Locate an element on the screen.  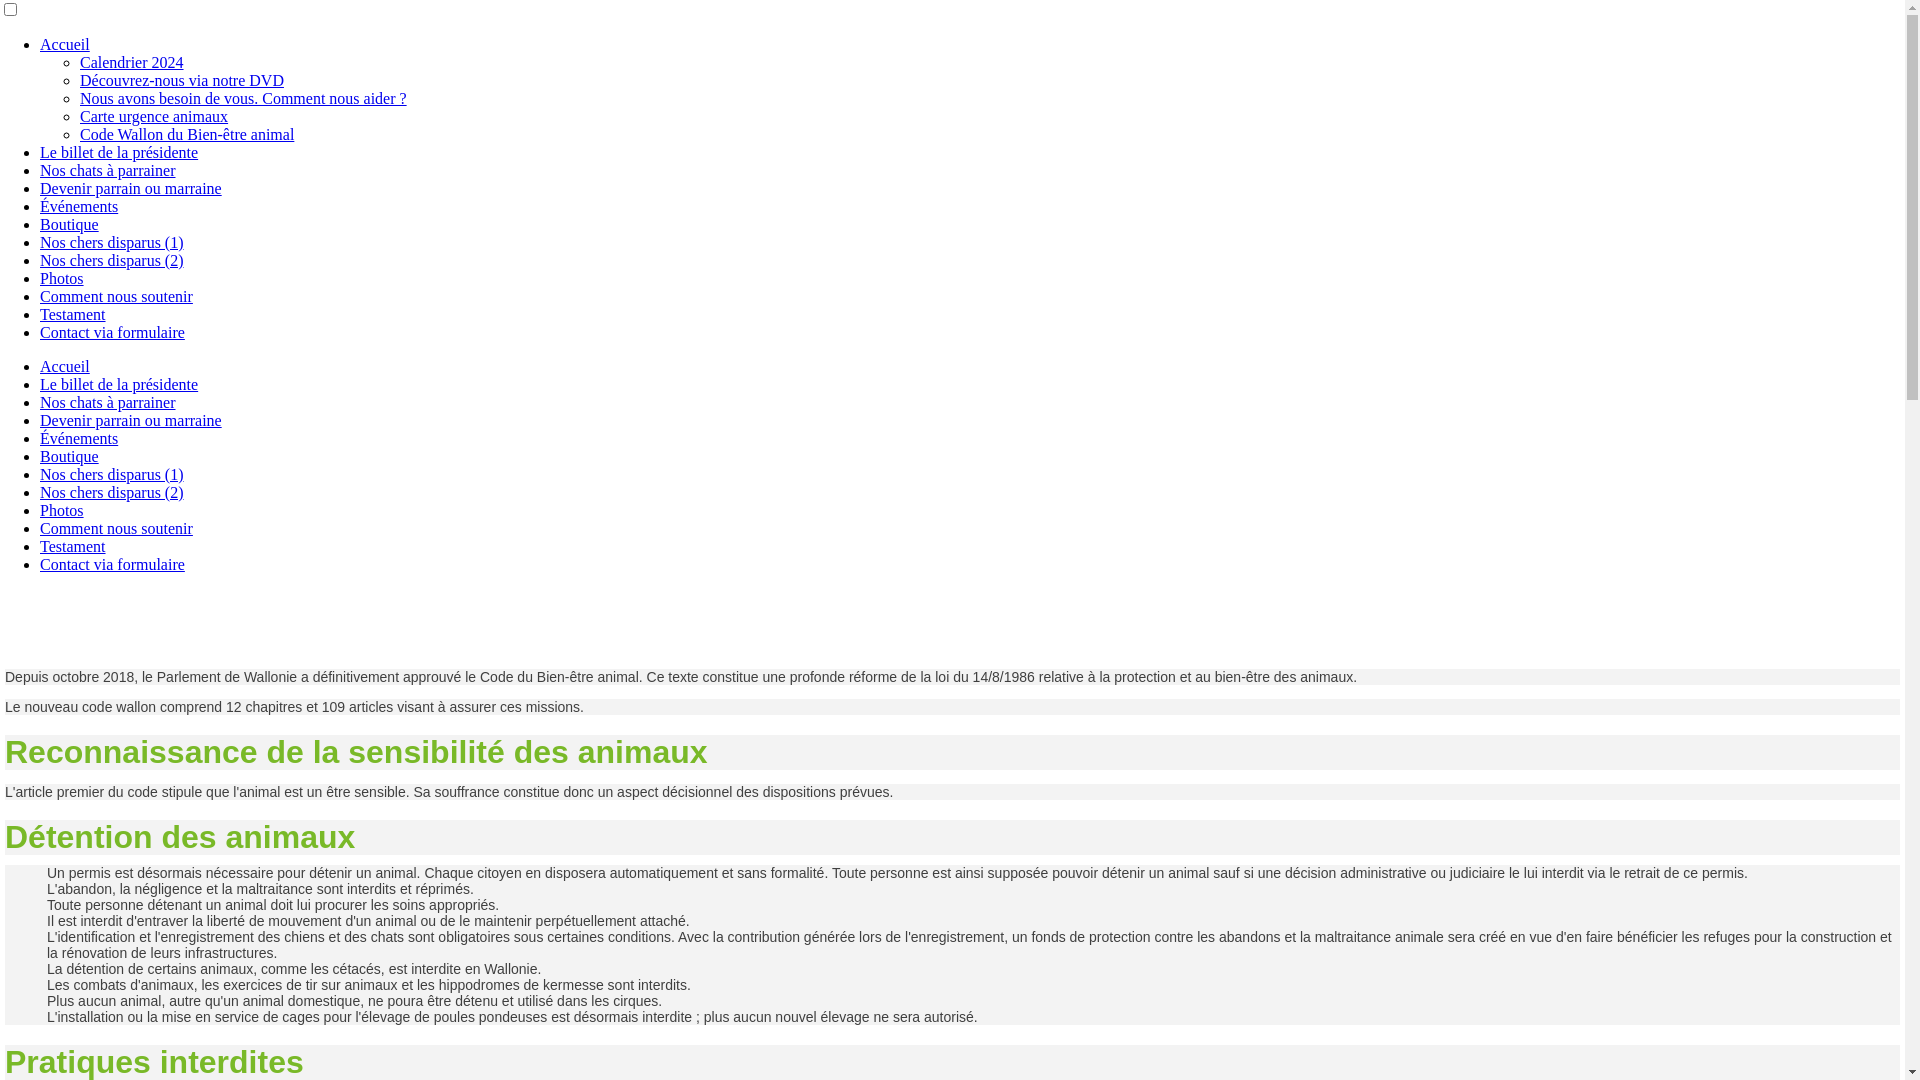
'Testament' is located at coordinates (72, 546).